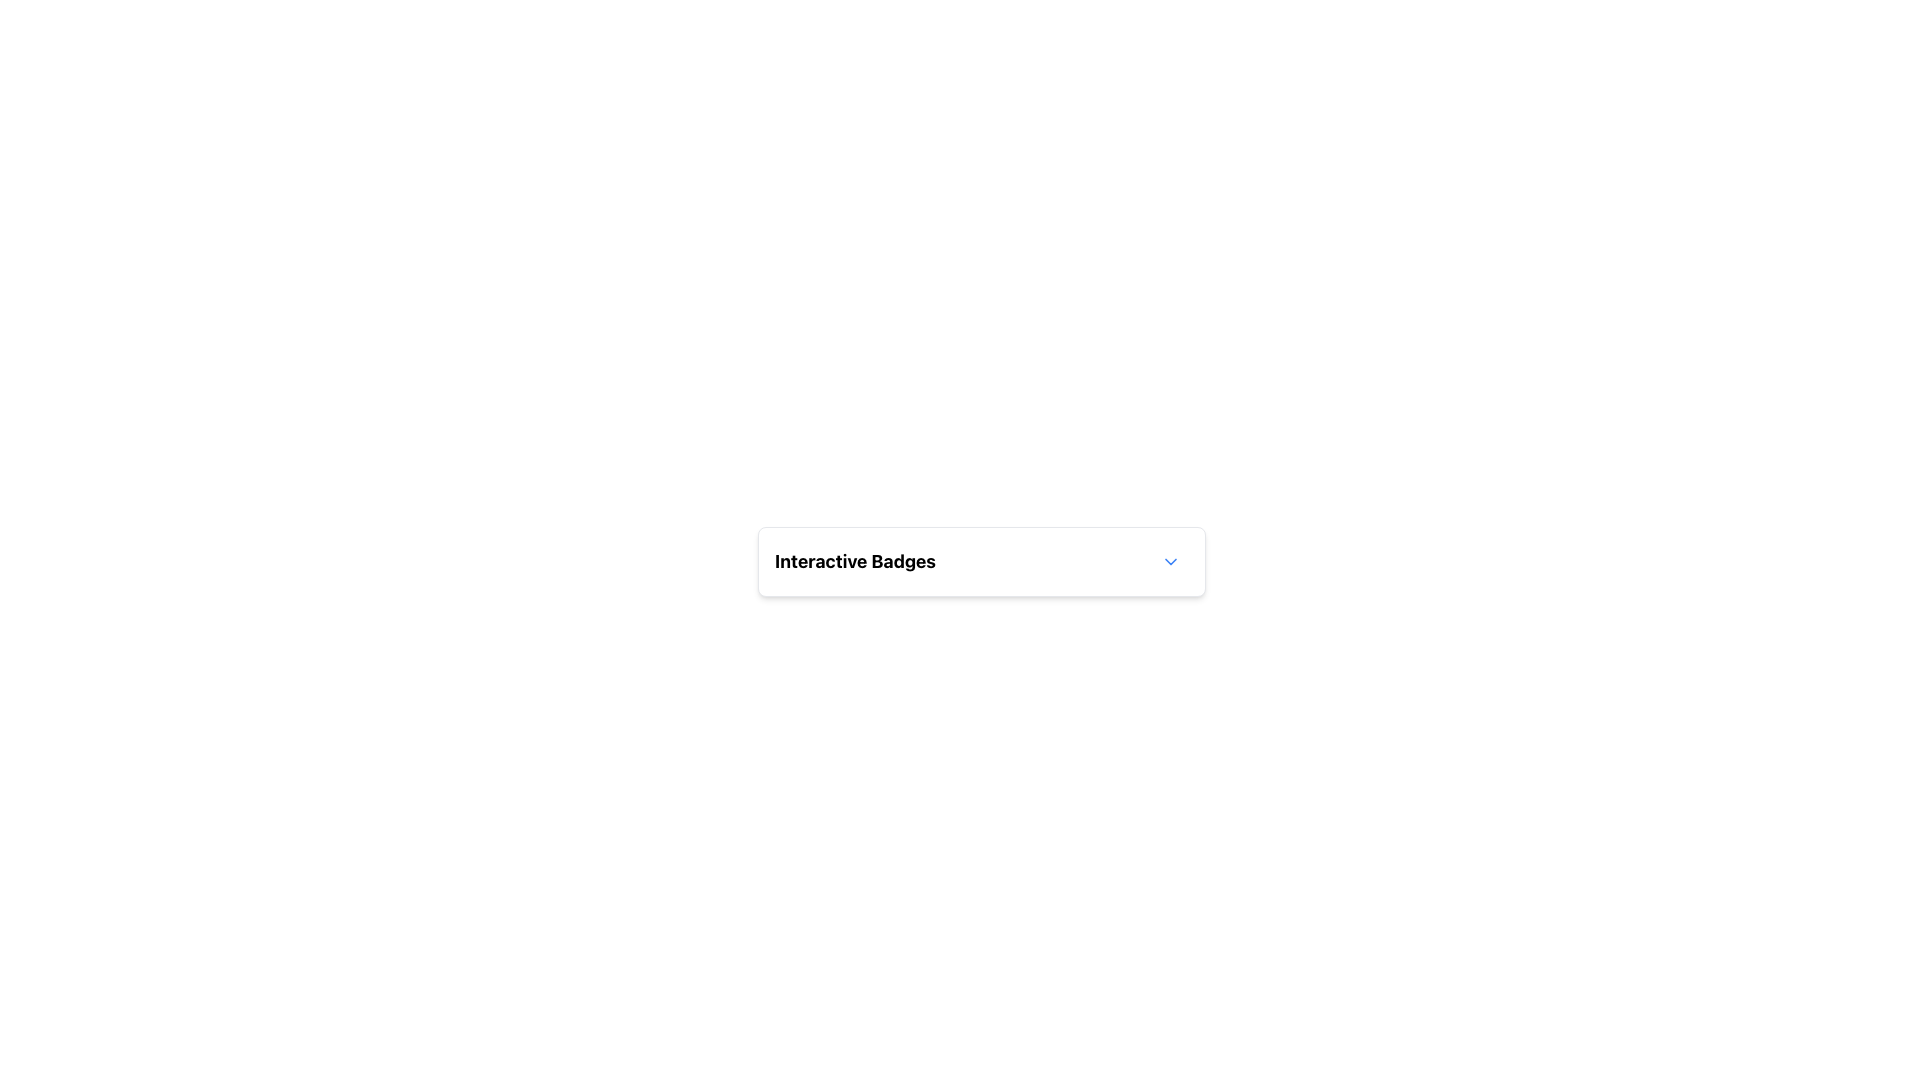  Describe the element at coordinates (1171, 562) in the screenshot. I see `the chevron-down icon styled as an outline with a blue stroke, located at the right end of the 'Interactive Badges' button` at that location.